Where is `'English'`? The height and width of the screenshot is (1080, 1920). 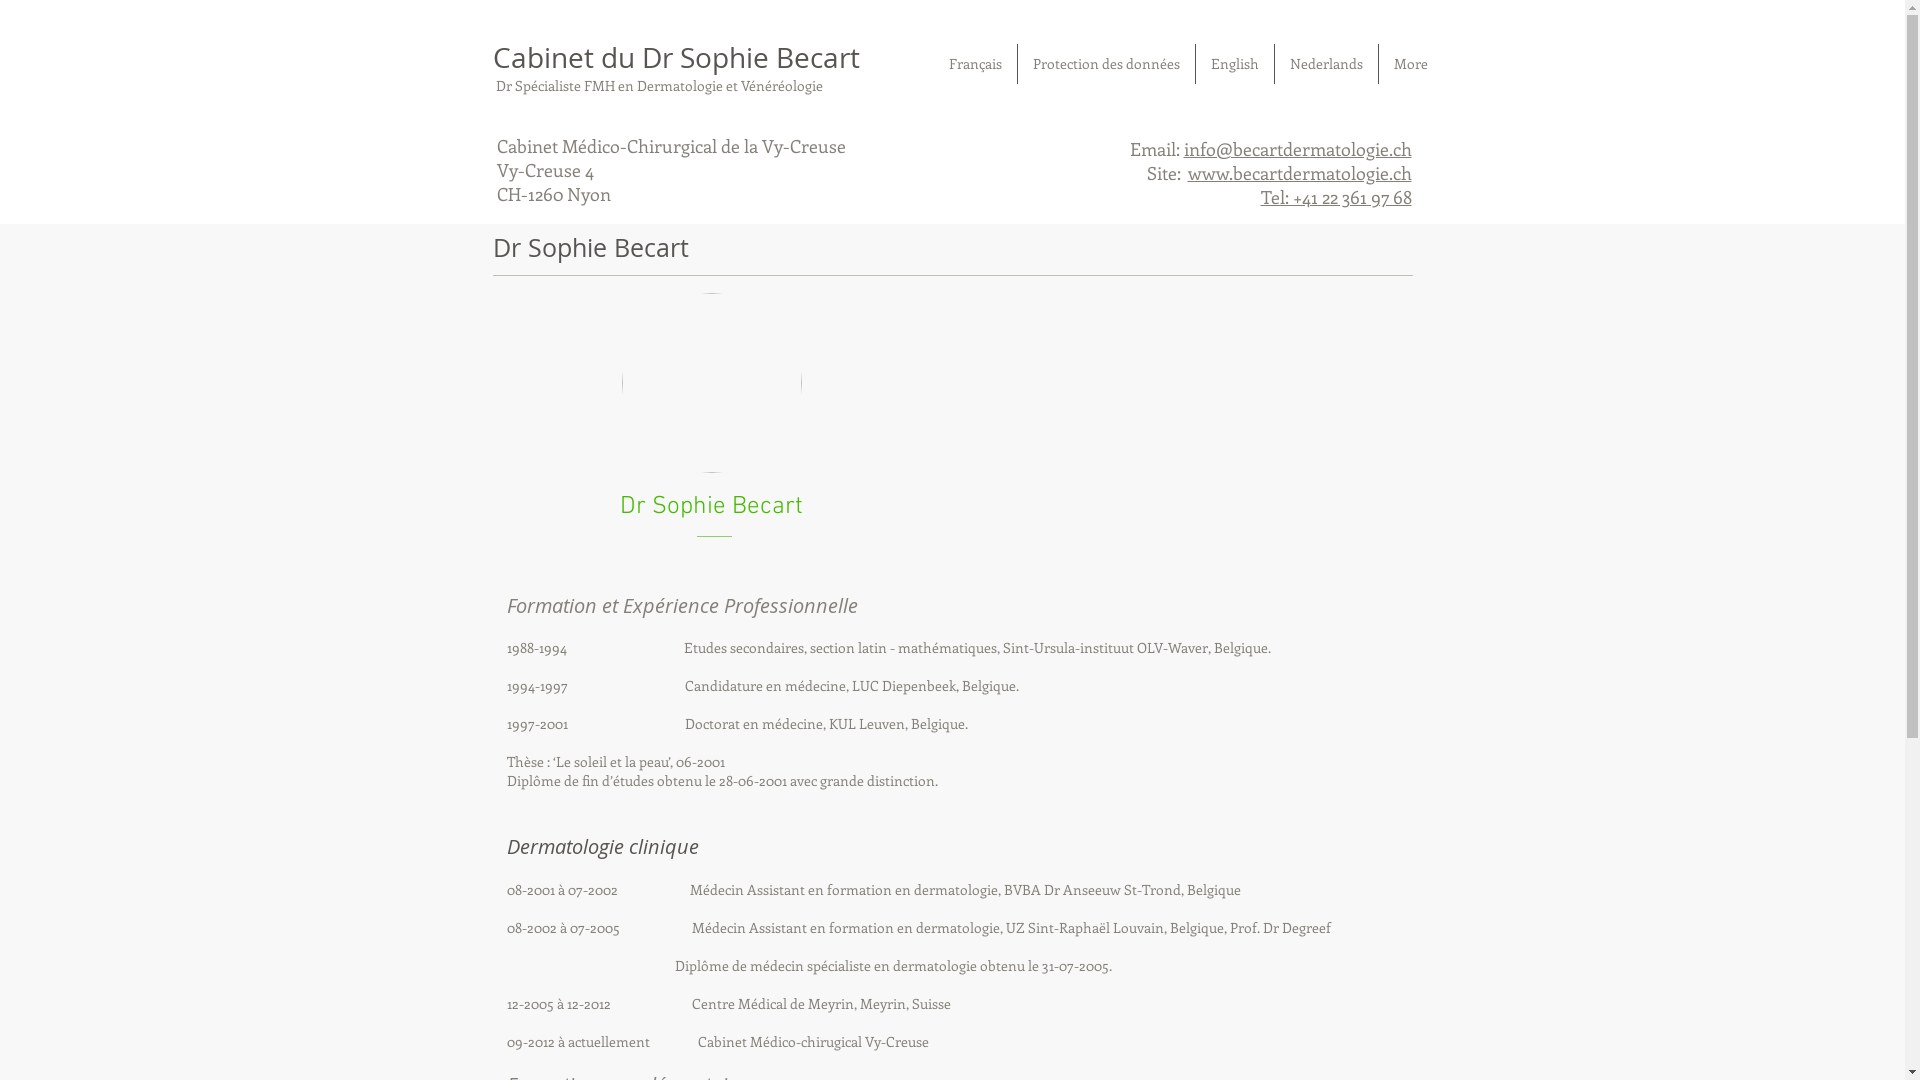
'English' is located at coordinates (1195, 63).